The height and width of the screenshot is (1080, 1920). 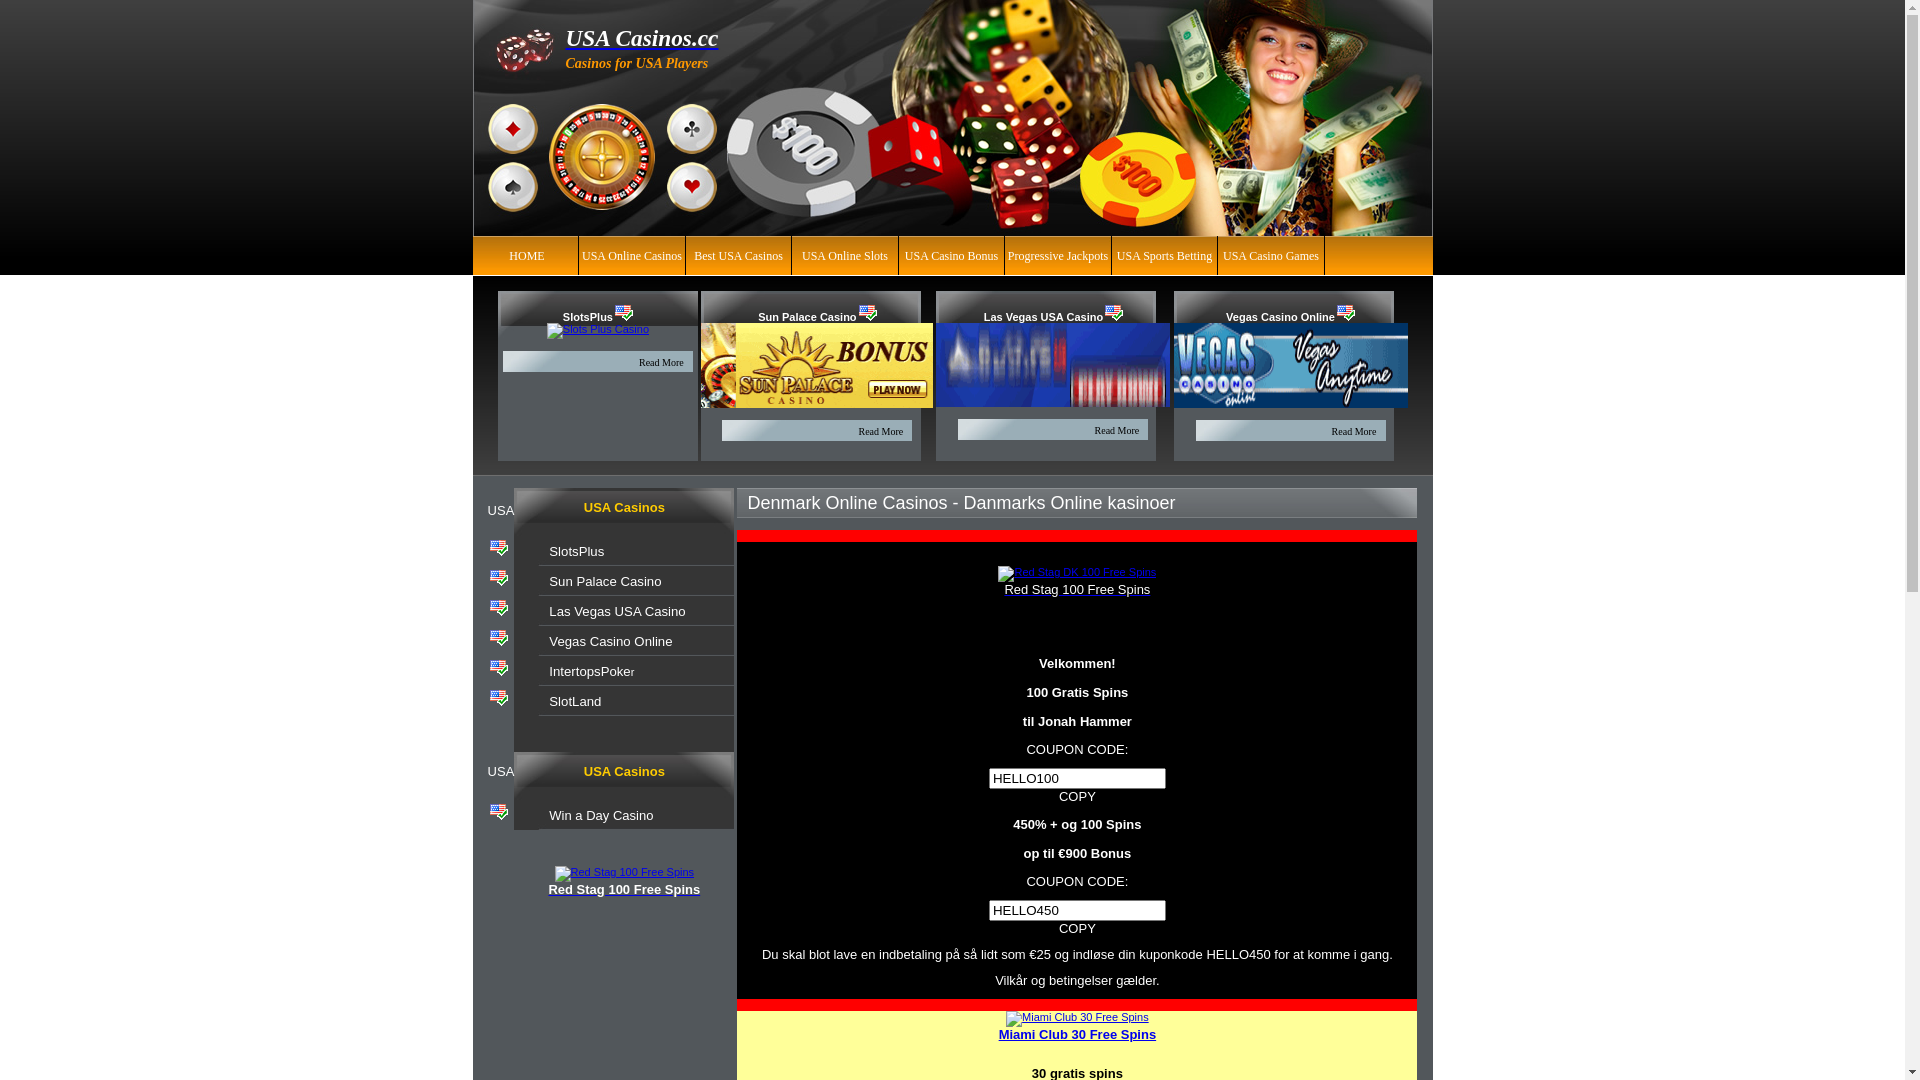 I want to click on 'USA Casino Games', so click(x=1270, y=253).